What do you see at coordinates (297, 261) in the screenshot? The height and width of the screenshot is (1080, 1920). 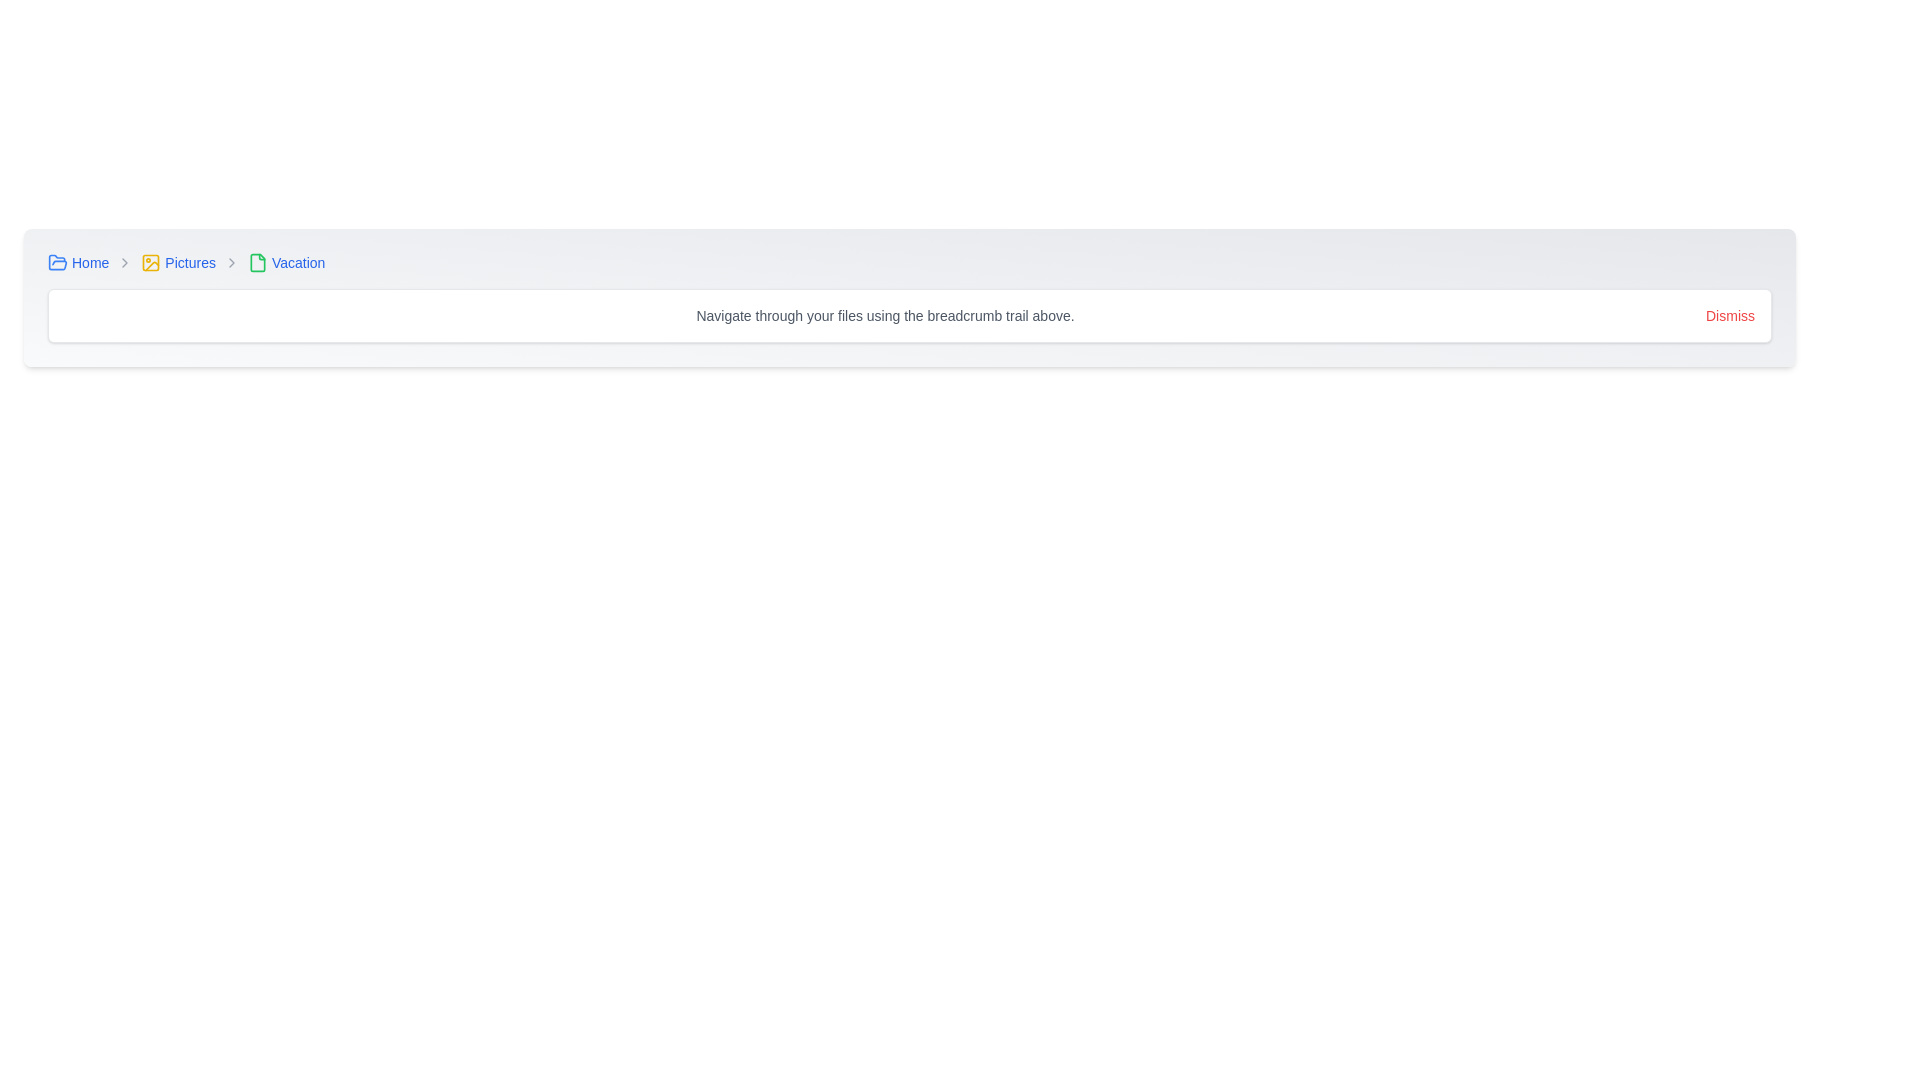 I see `the navigational link labeled 'Vacation'` at bounding box center [297, 261].